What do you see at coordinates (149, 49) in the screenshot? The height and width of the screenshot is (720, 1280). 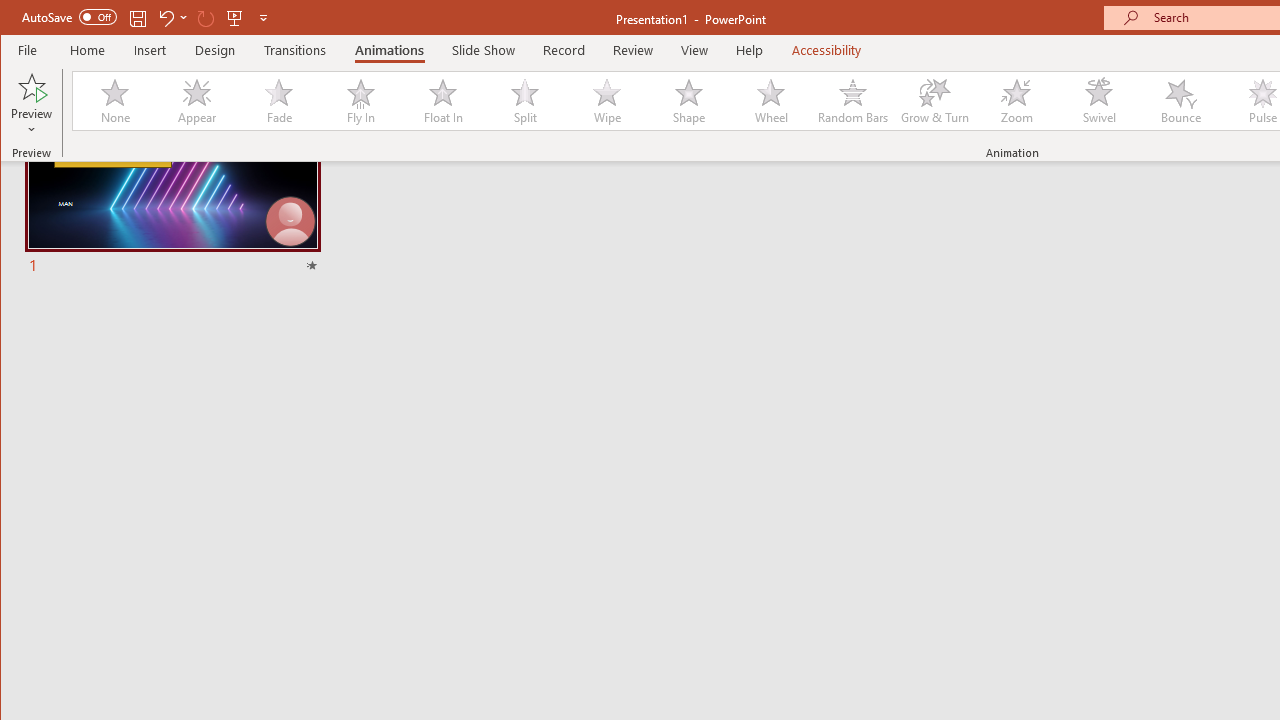 I see `'Insert'` at bounding box center [149, 49].